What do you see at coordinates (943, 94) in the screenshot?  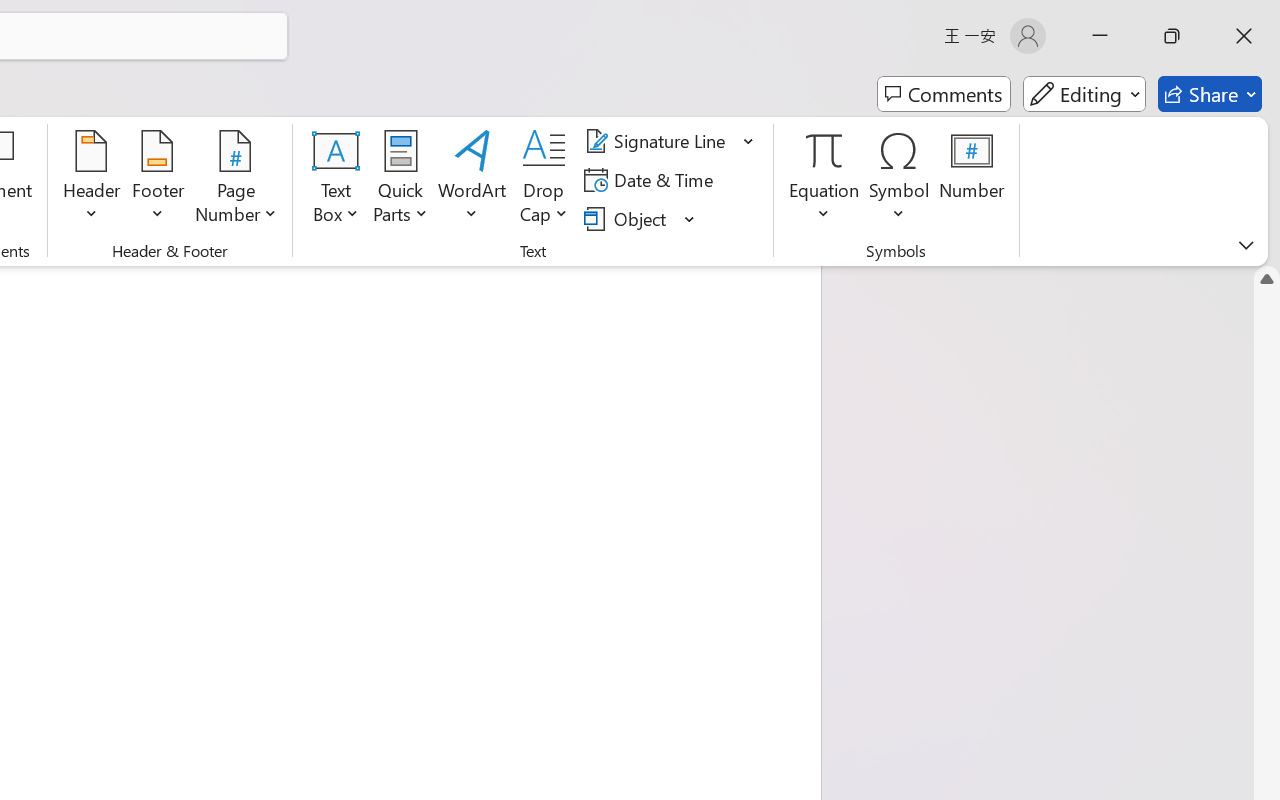 I see `'Comments'` at bounding box center [943, 94].